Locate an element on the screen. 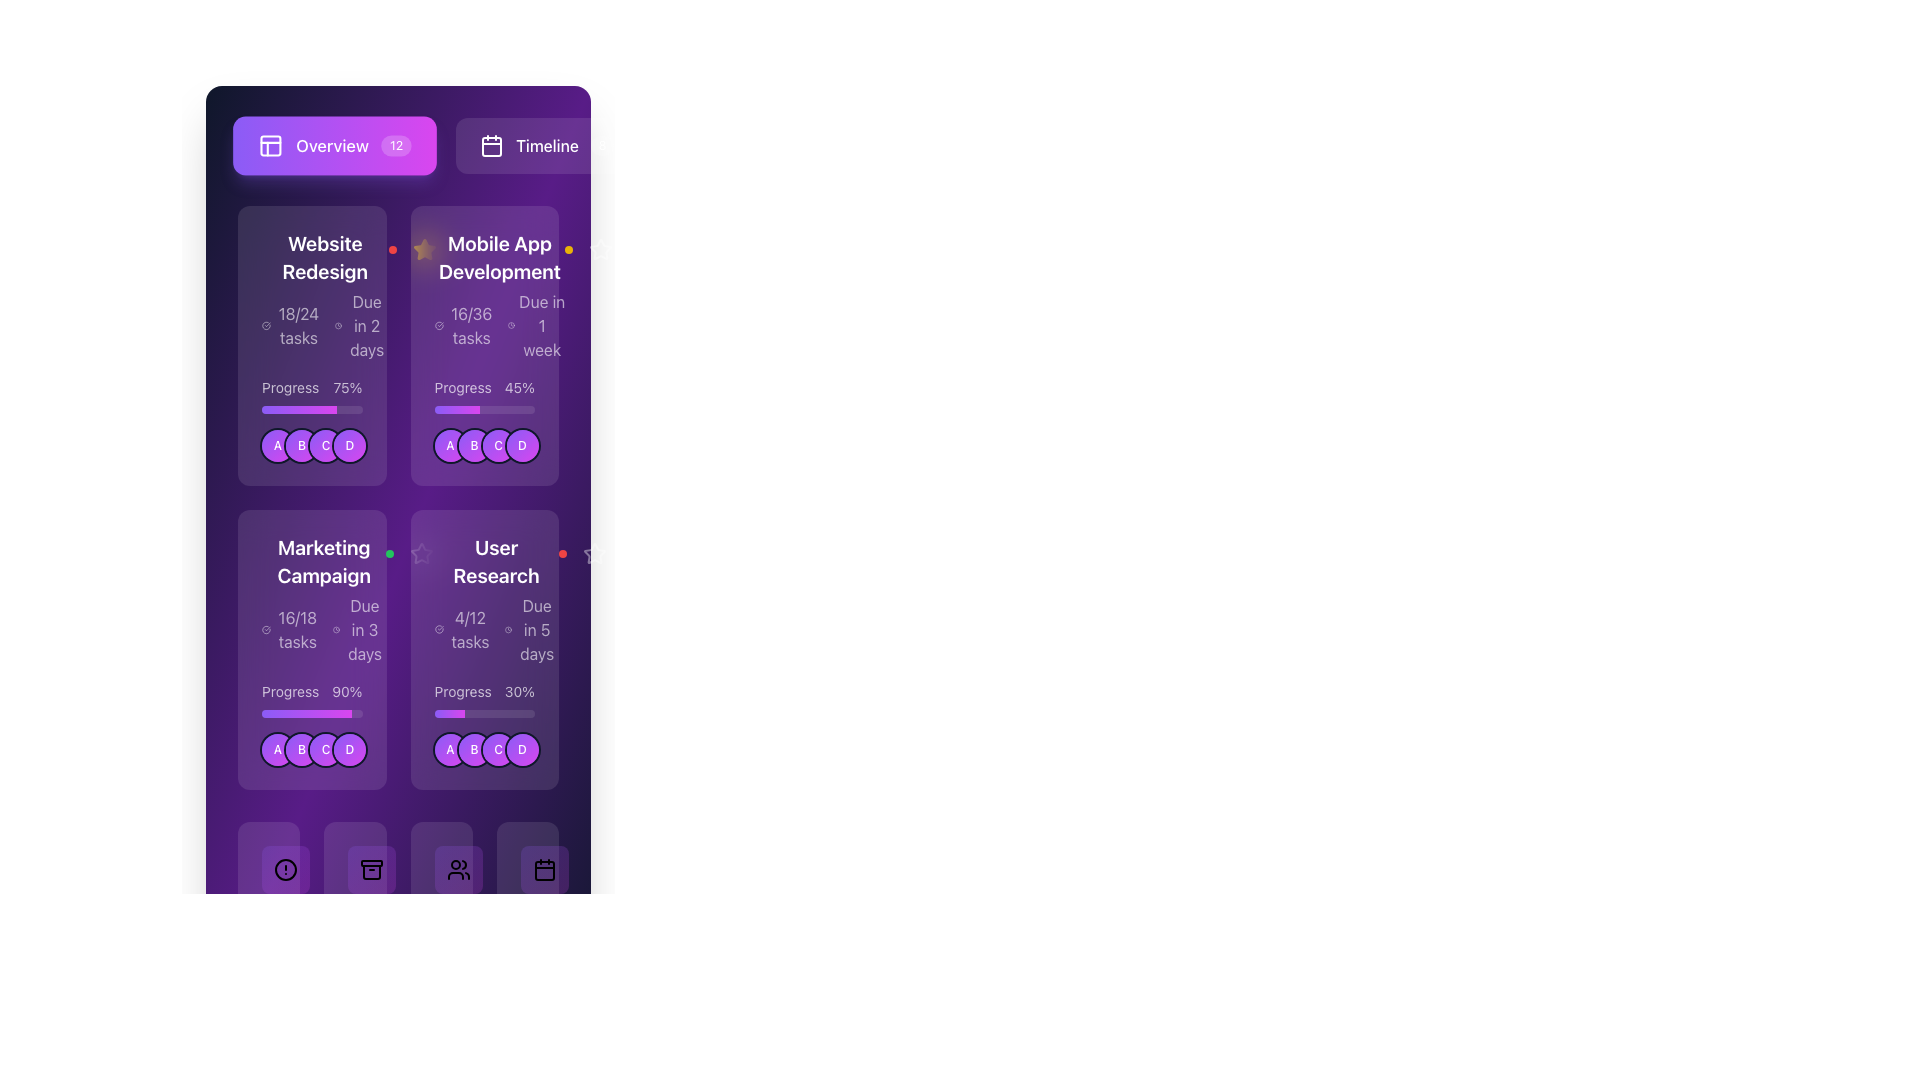 The height and width of the screenshot is (1080, 1920). text label that serves as the title or header for the card, located at the top-left area of the card in the grid layout is located at coordinates (325, 257).